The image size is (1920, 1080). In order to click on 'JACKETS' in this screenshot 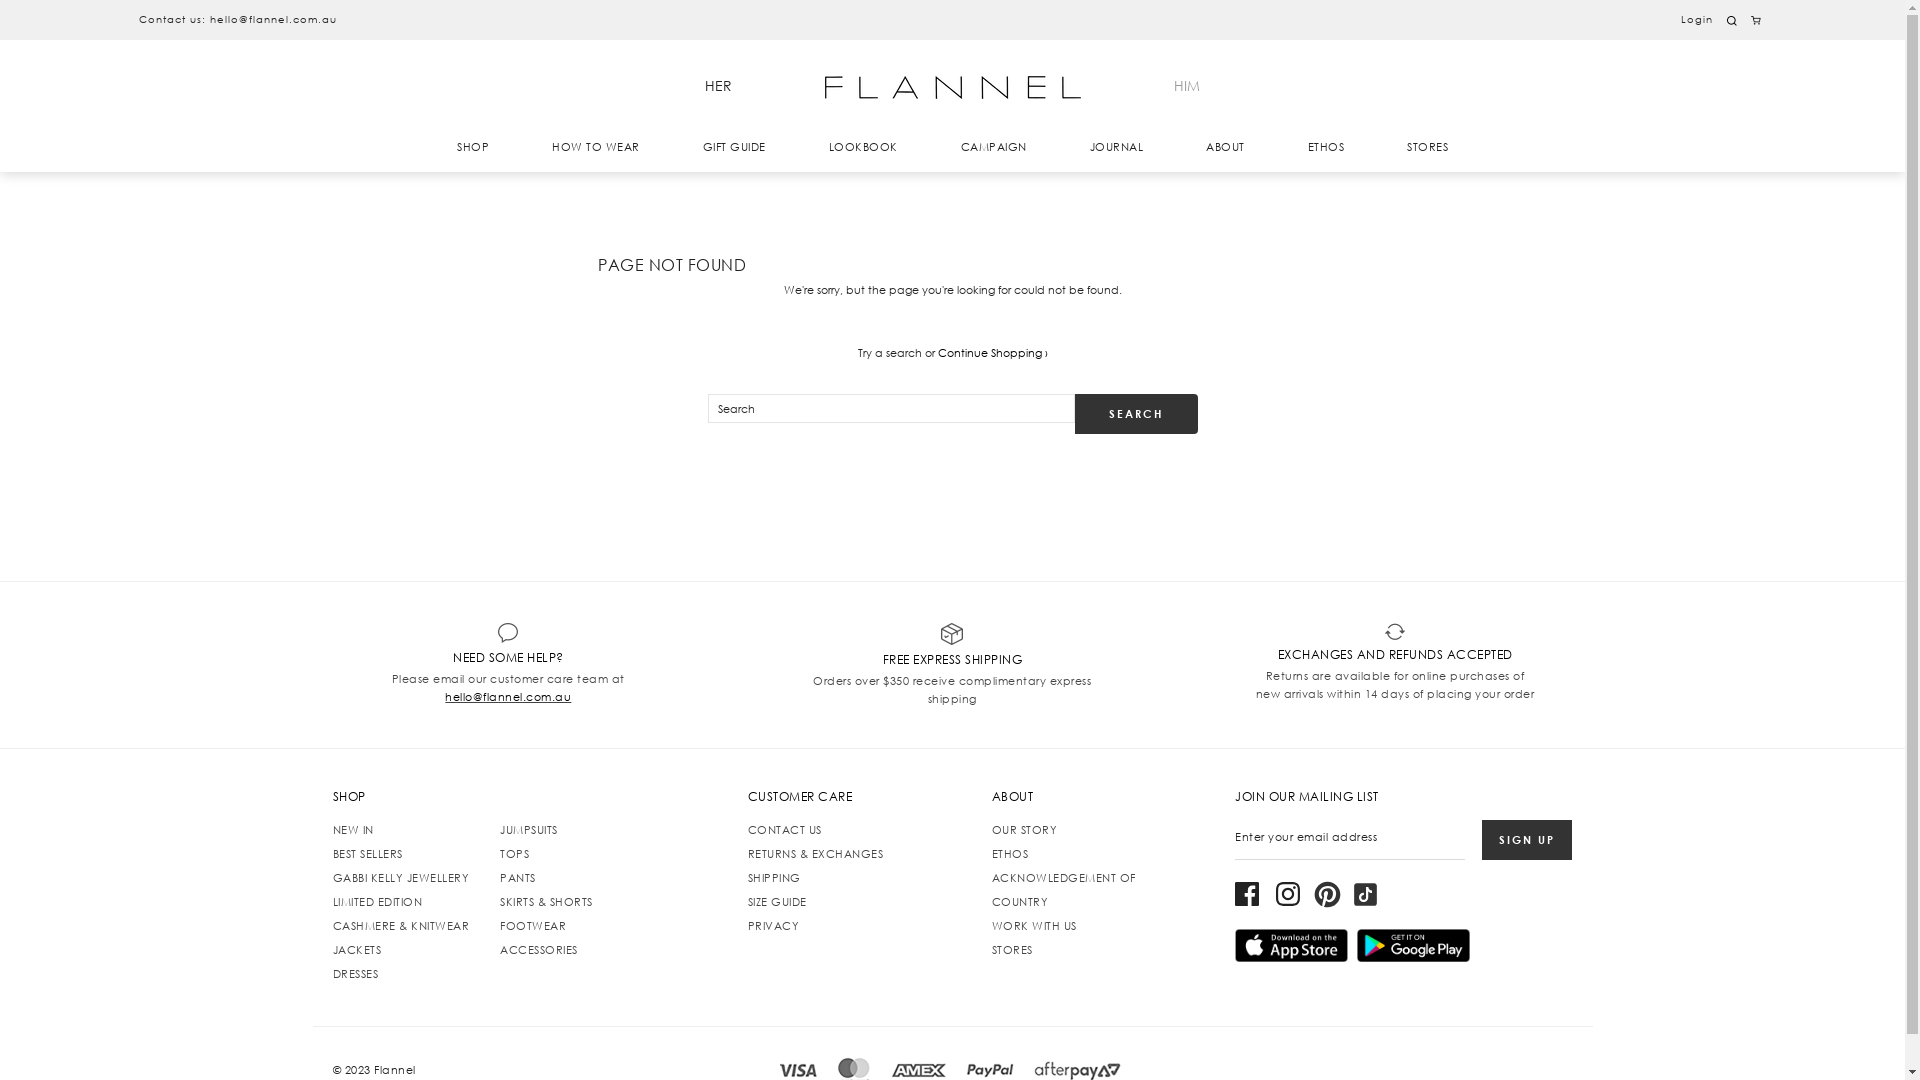, I will do `click(331, 948)`.